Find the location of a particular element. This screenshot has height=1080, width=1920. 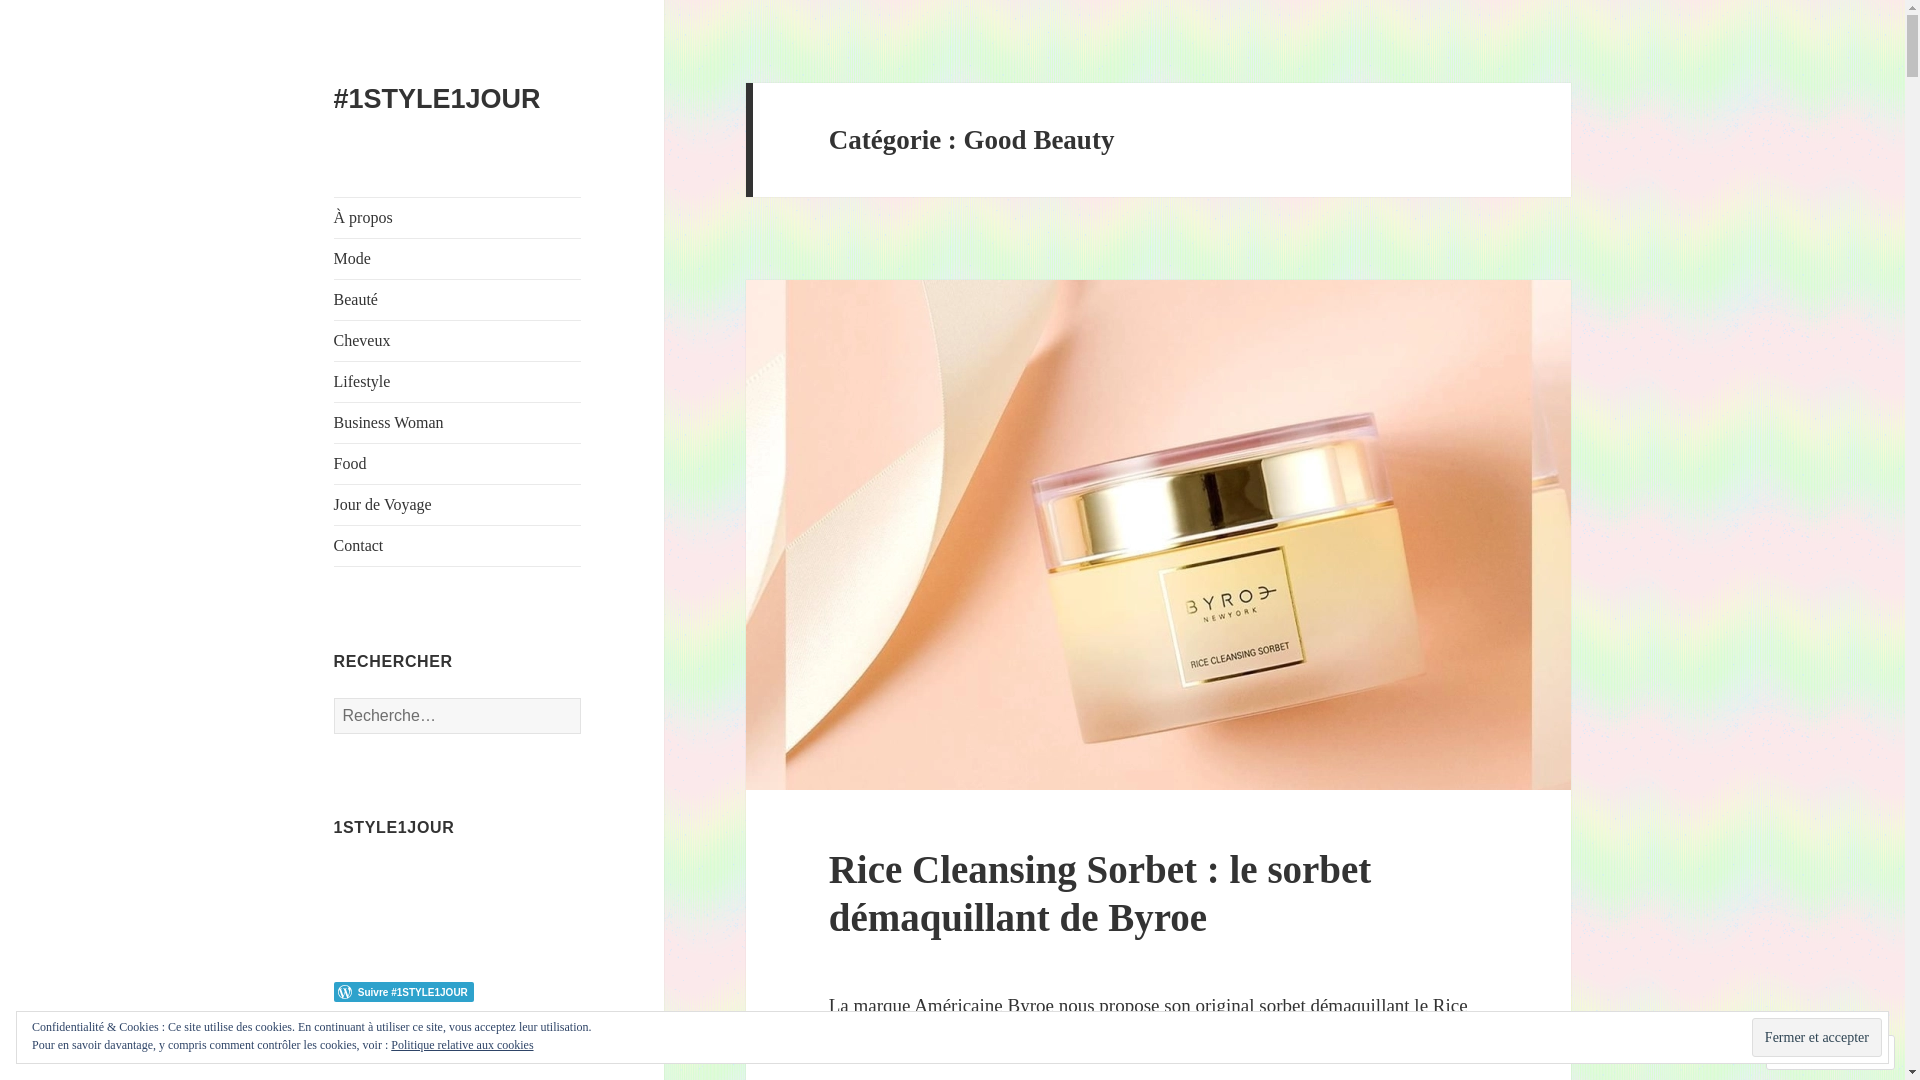

'Business Woman' is located at coordinates (456, 422).